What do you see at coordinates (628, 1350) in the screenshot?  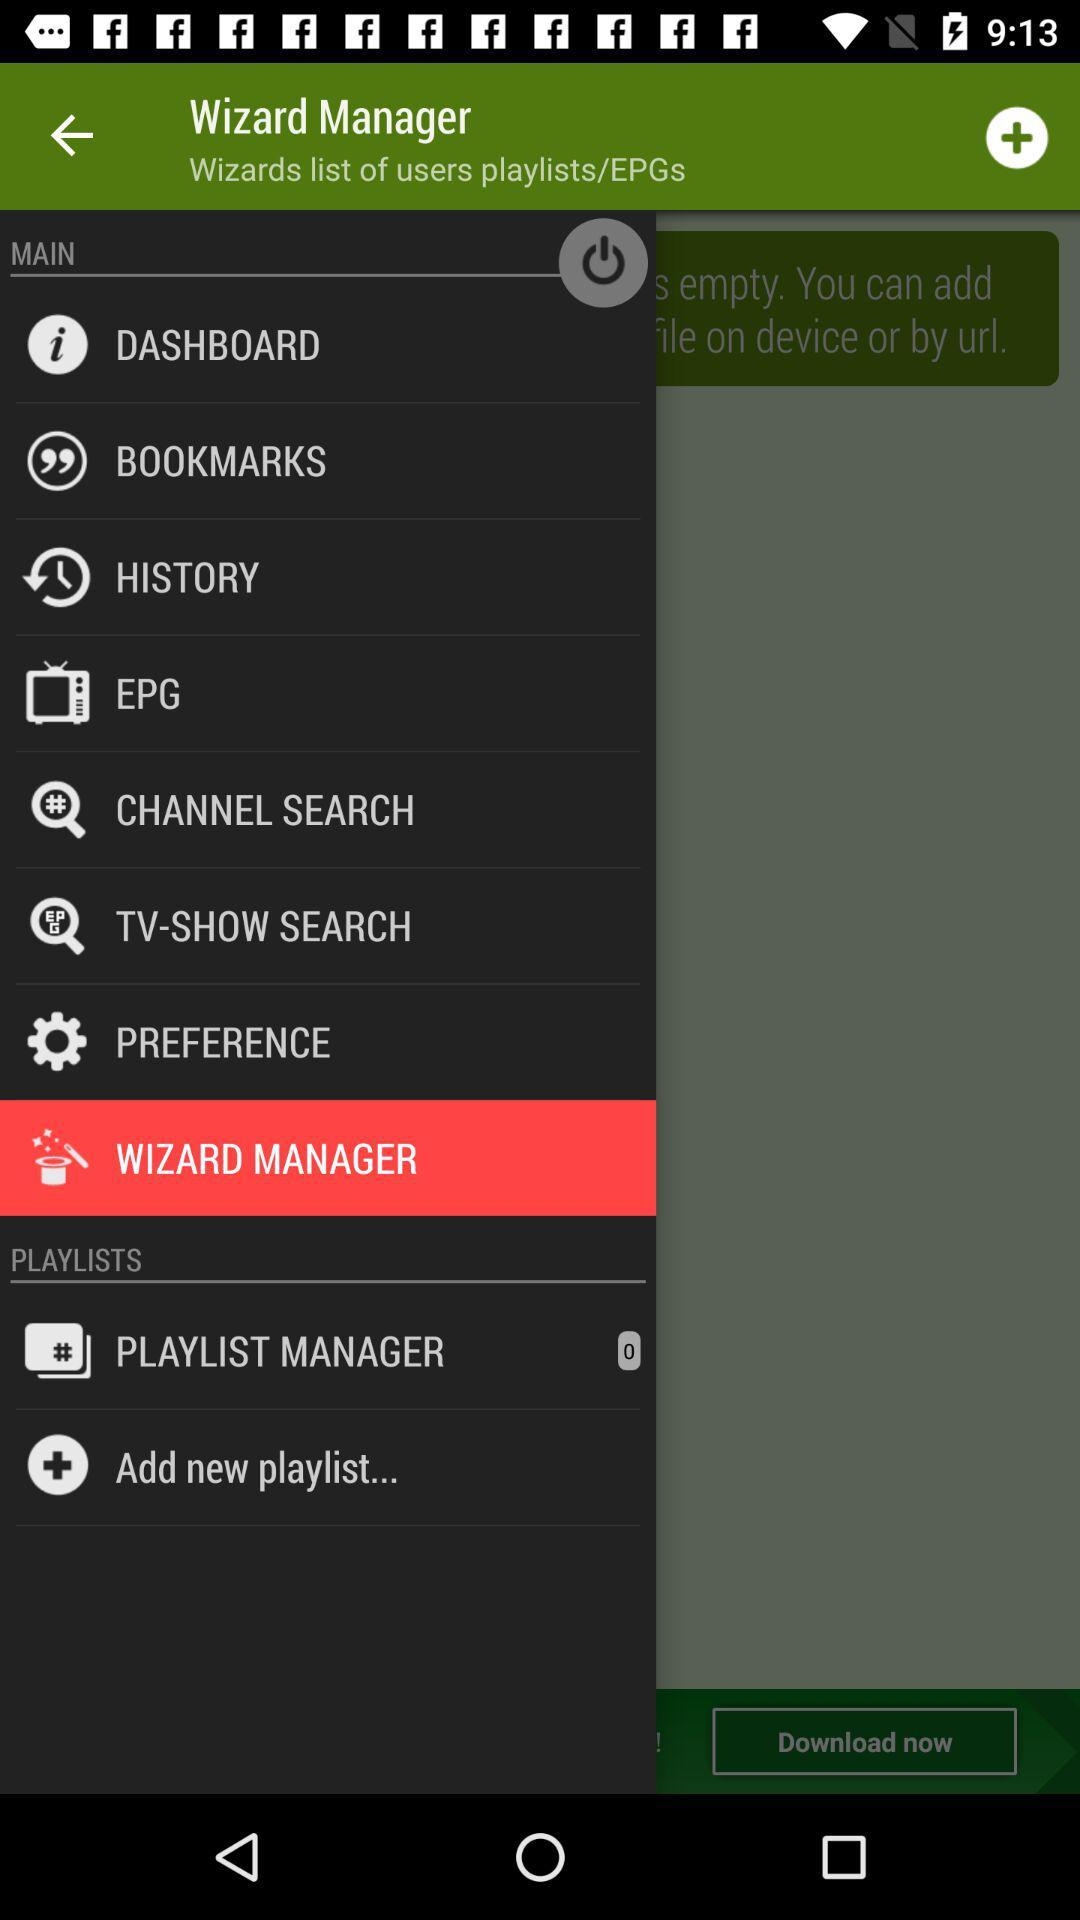 I see `the icon next to playlist manager` at bounding box center [628, 1350].